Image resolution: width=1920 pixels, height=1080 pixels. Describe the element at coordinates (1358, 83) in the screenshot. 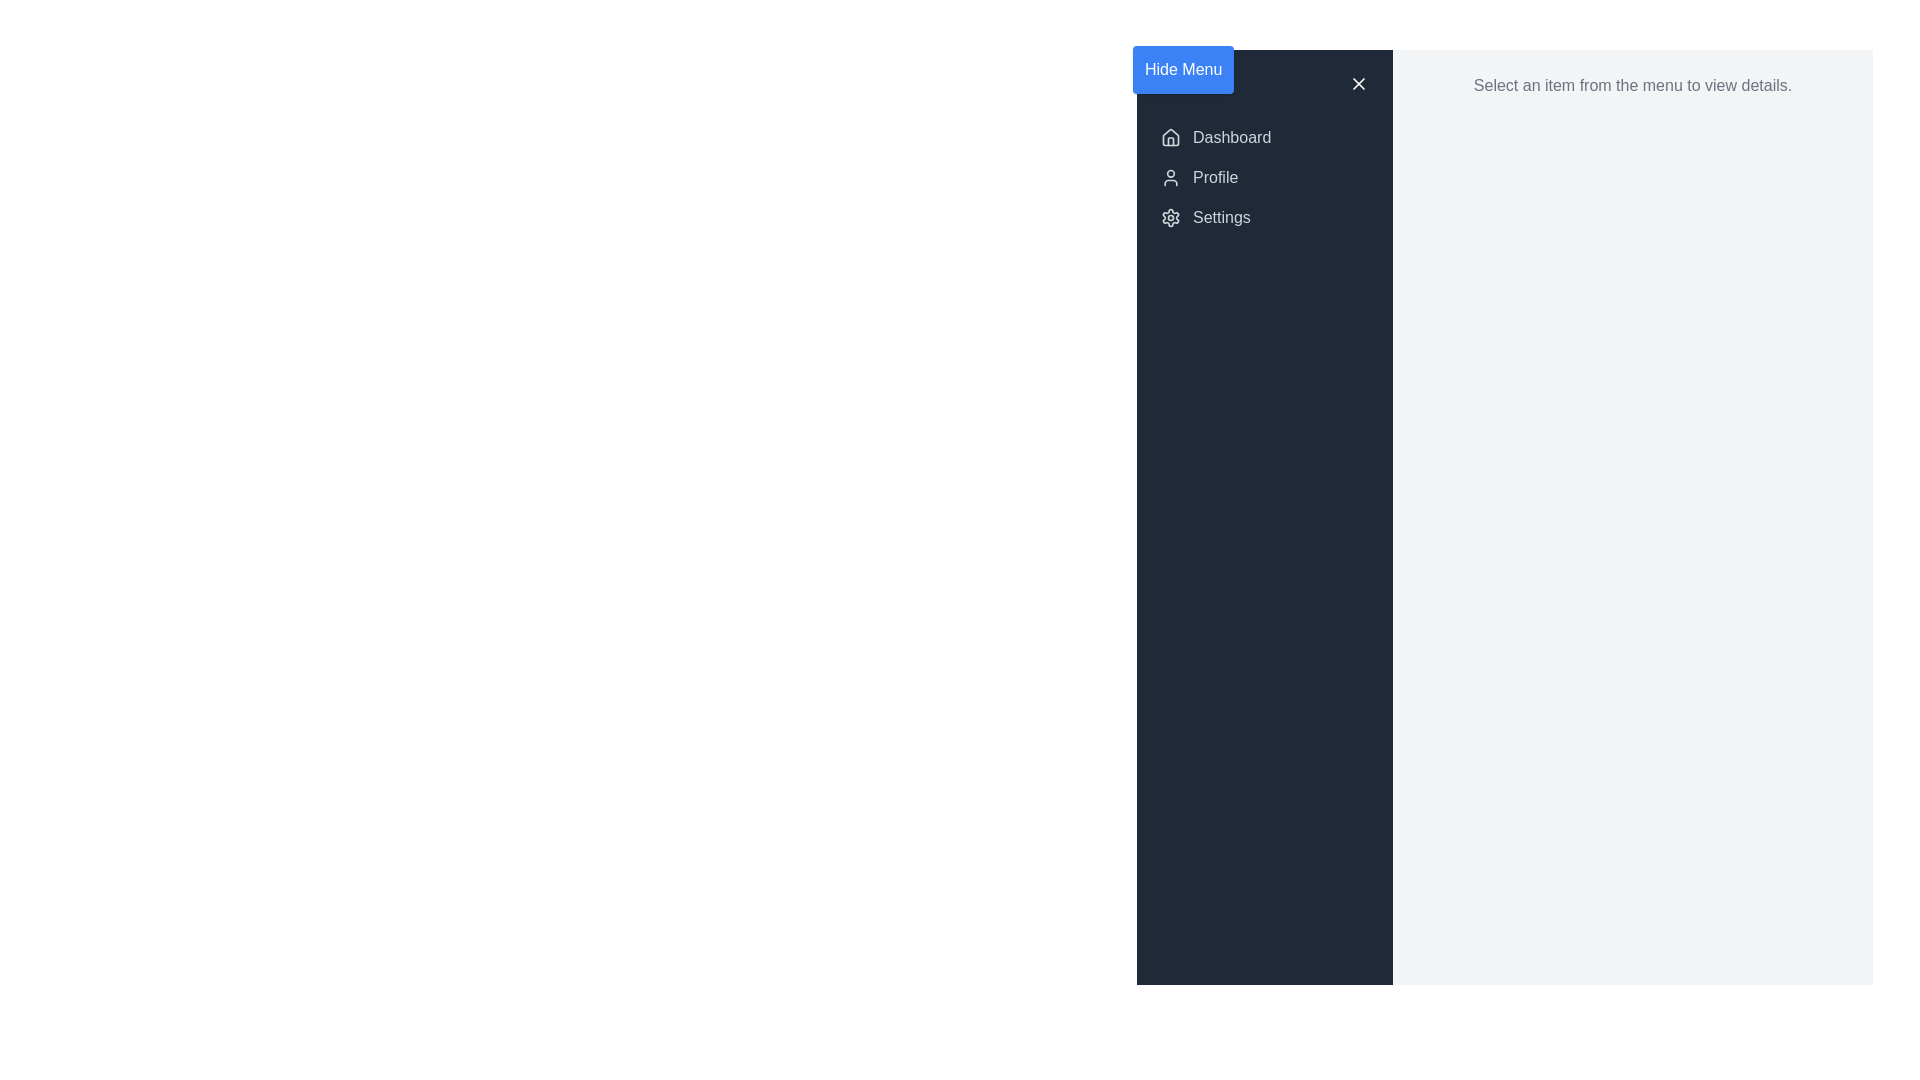

I see `the close icon button with an 'X' symbol located at the top-right corner of the dark sidebar` at that location.